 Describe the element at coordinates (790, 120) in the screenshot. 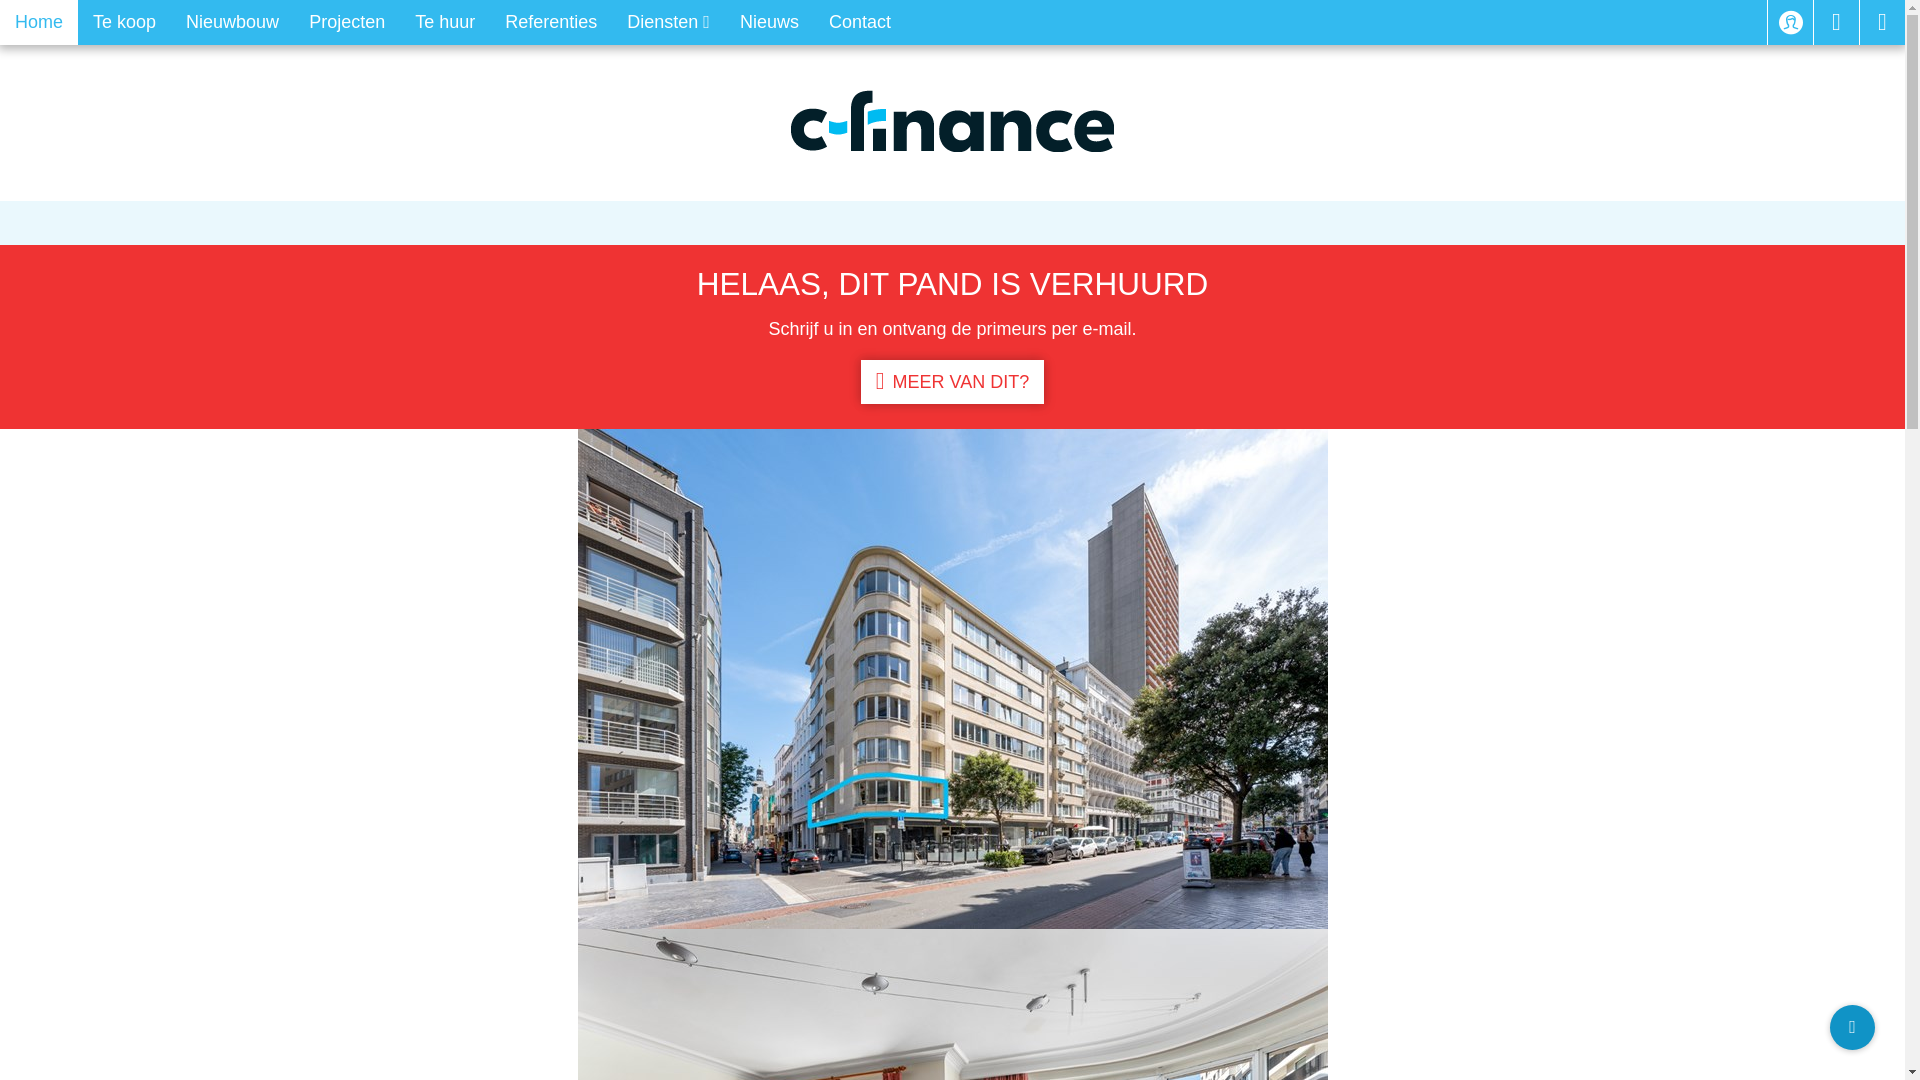

I see `'Link homepage'` at that location.